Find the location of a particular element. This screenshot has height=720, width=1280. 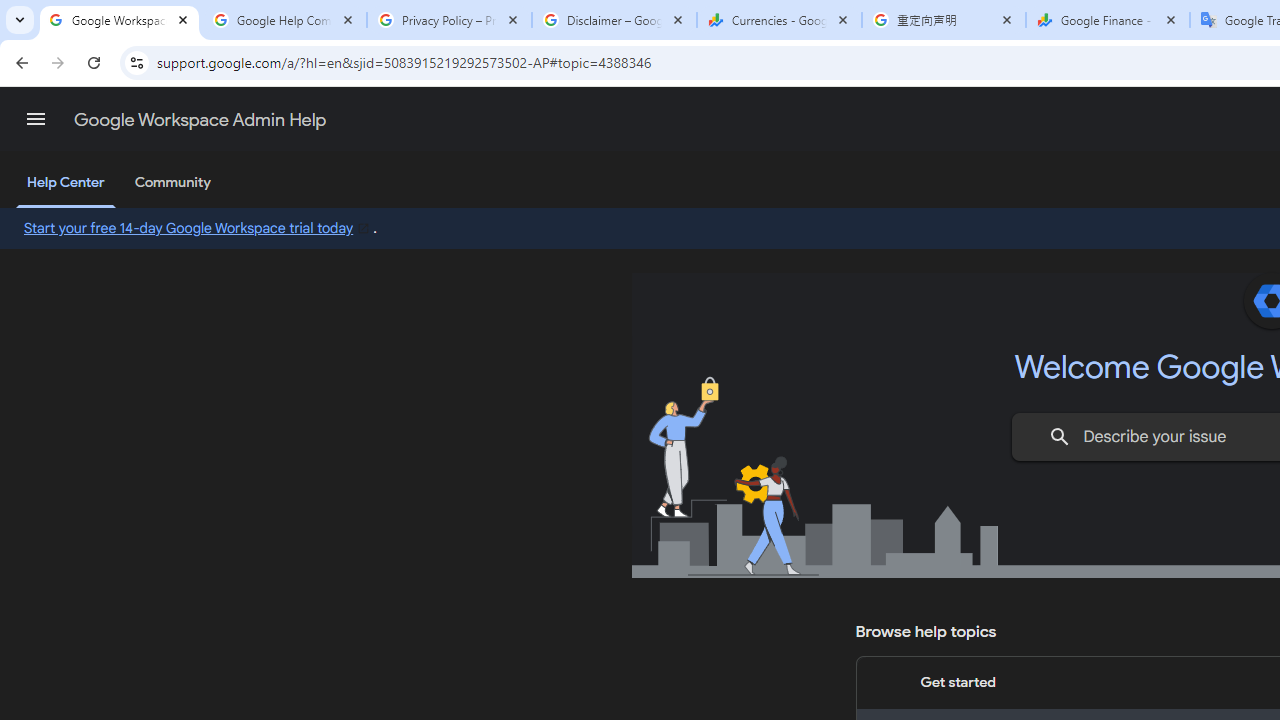

'Main menu' is located at coordinates (35, 119).